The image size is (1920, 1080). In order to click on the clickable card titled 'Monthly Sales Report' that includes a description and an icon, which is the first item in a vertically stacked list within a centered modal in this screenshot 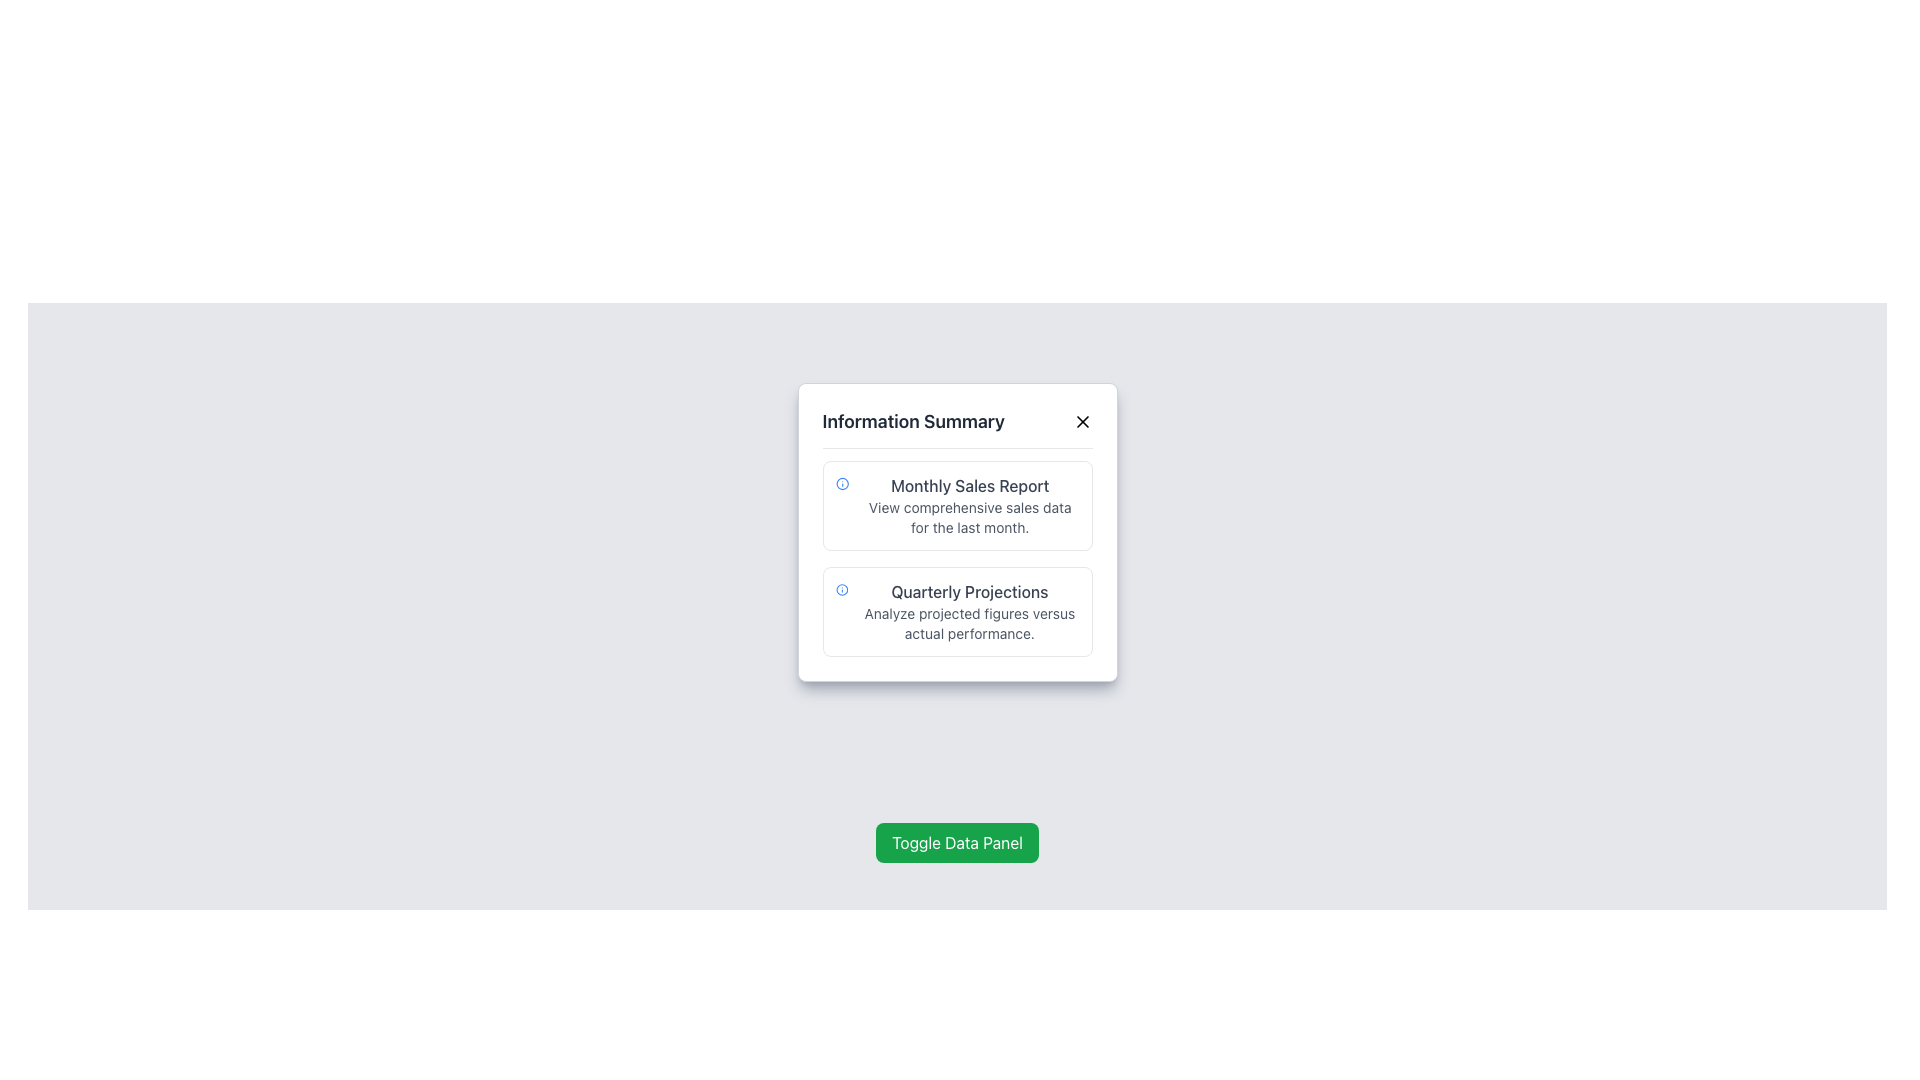, I will do `click(956, 504)`.